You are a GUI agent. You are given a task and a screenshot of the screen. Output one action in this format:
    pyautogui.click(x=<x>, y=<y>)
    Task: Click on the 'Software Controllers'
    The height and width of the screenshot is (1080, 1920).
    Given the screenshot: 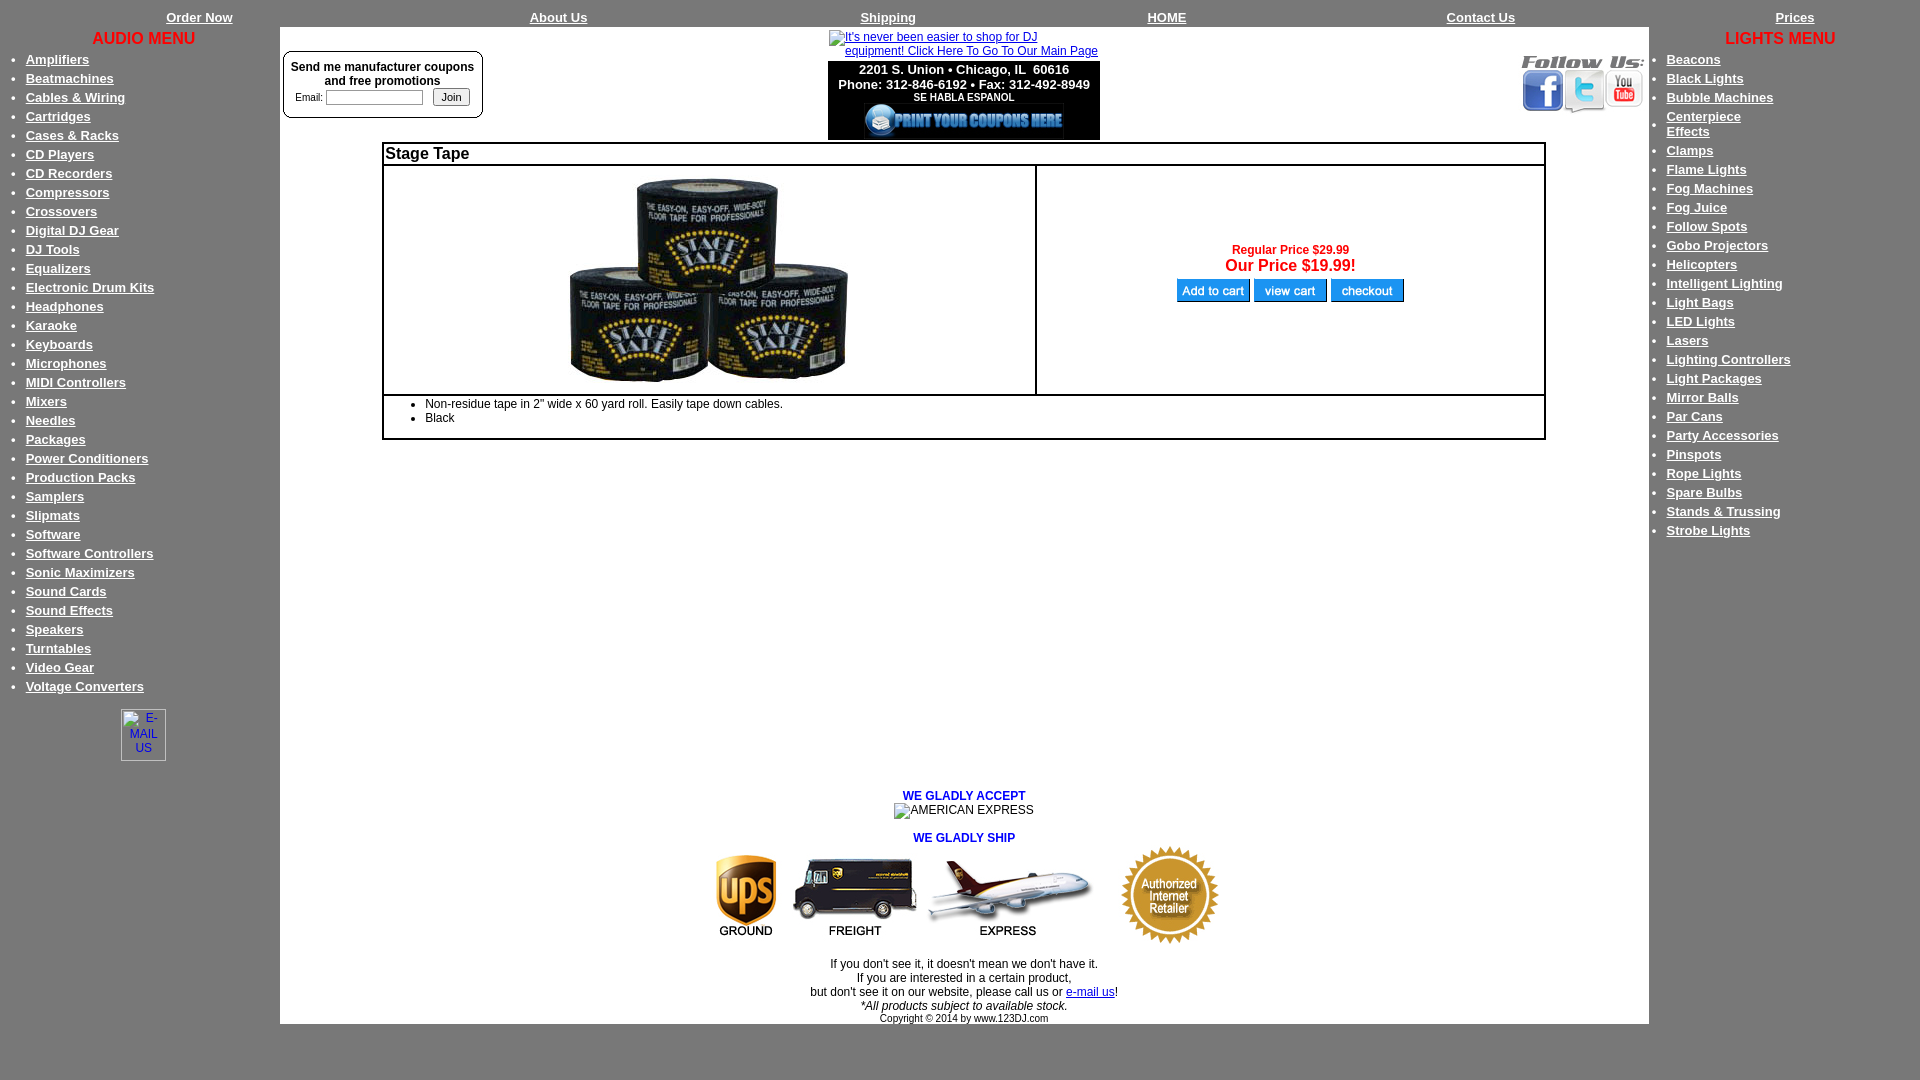 What is the action you would take?
    pyautogui.click(x=25, y=553)
    